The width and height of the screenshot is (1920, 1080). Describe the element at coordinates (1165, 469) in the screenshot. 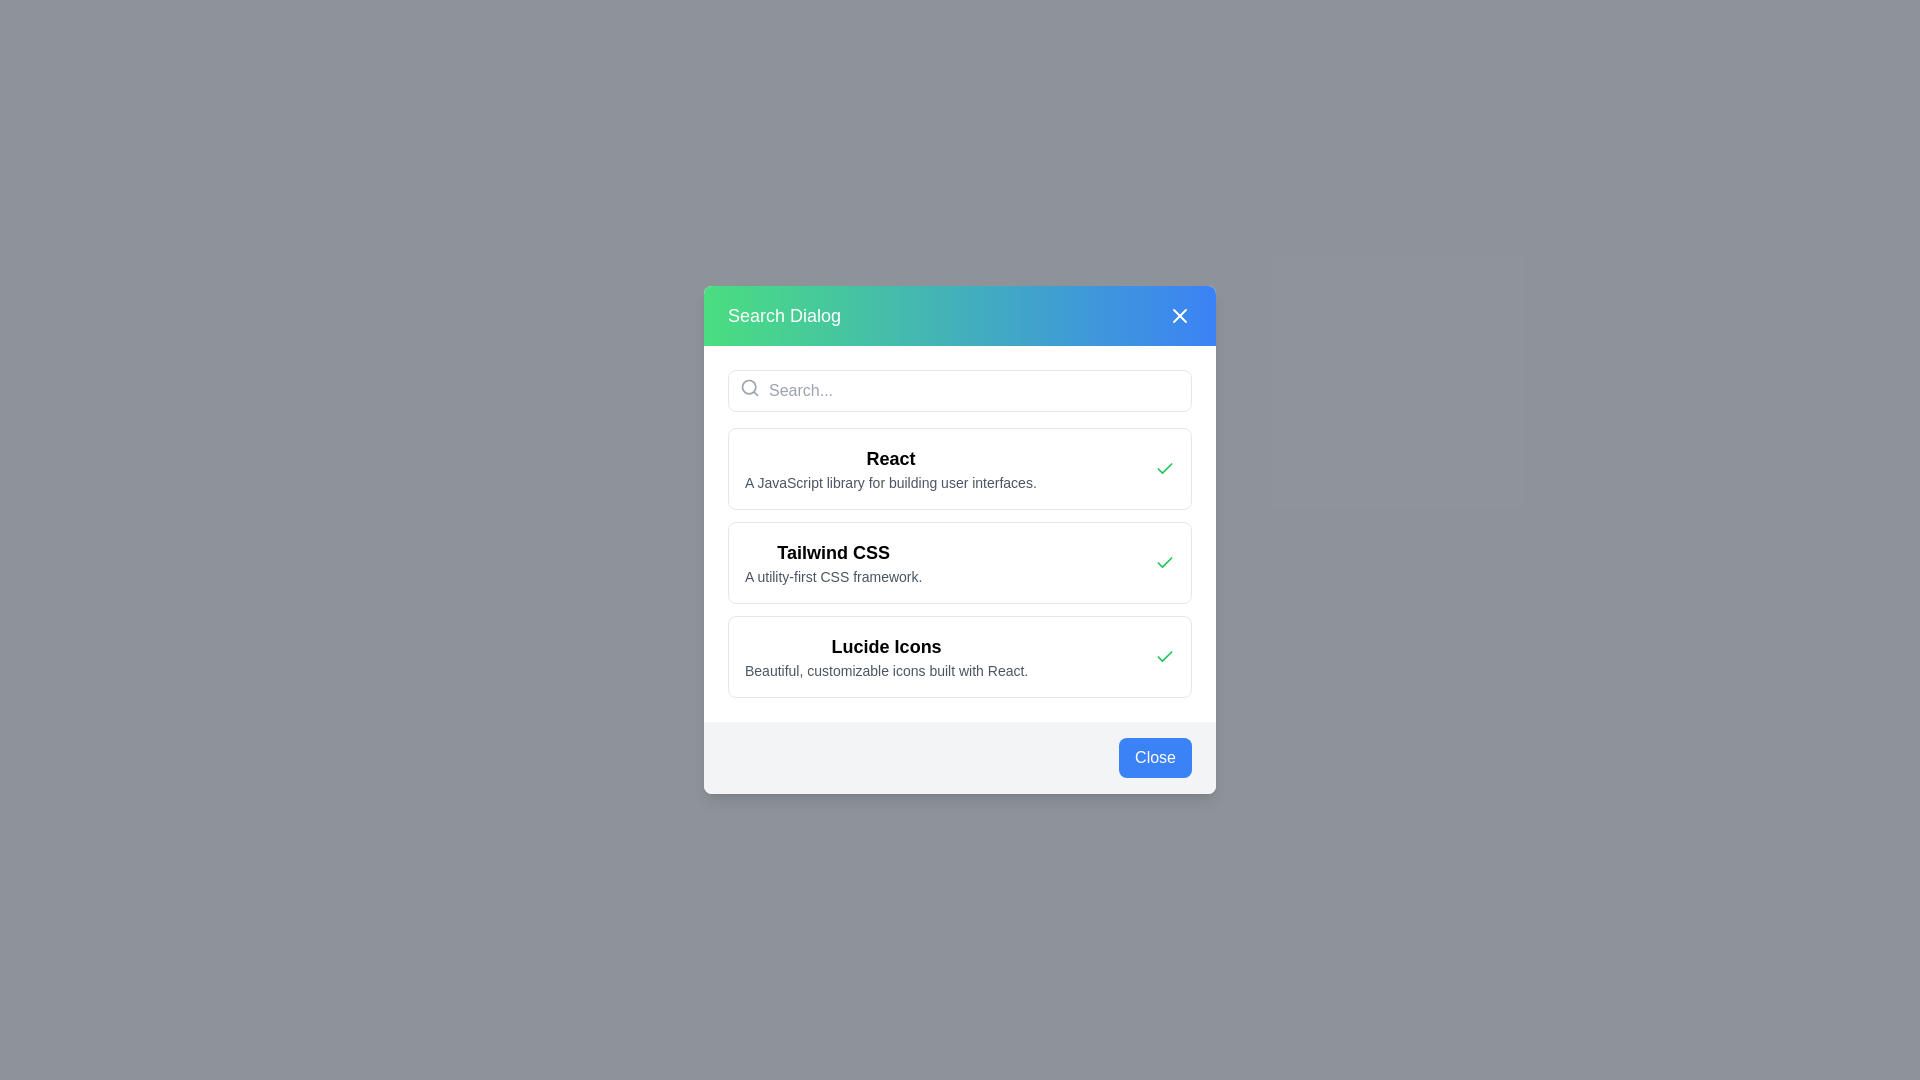

I see `the Checkmark icon located to the right of the 'React' text header` at that location.